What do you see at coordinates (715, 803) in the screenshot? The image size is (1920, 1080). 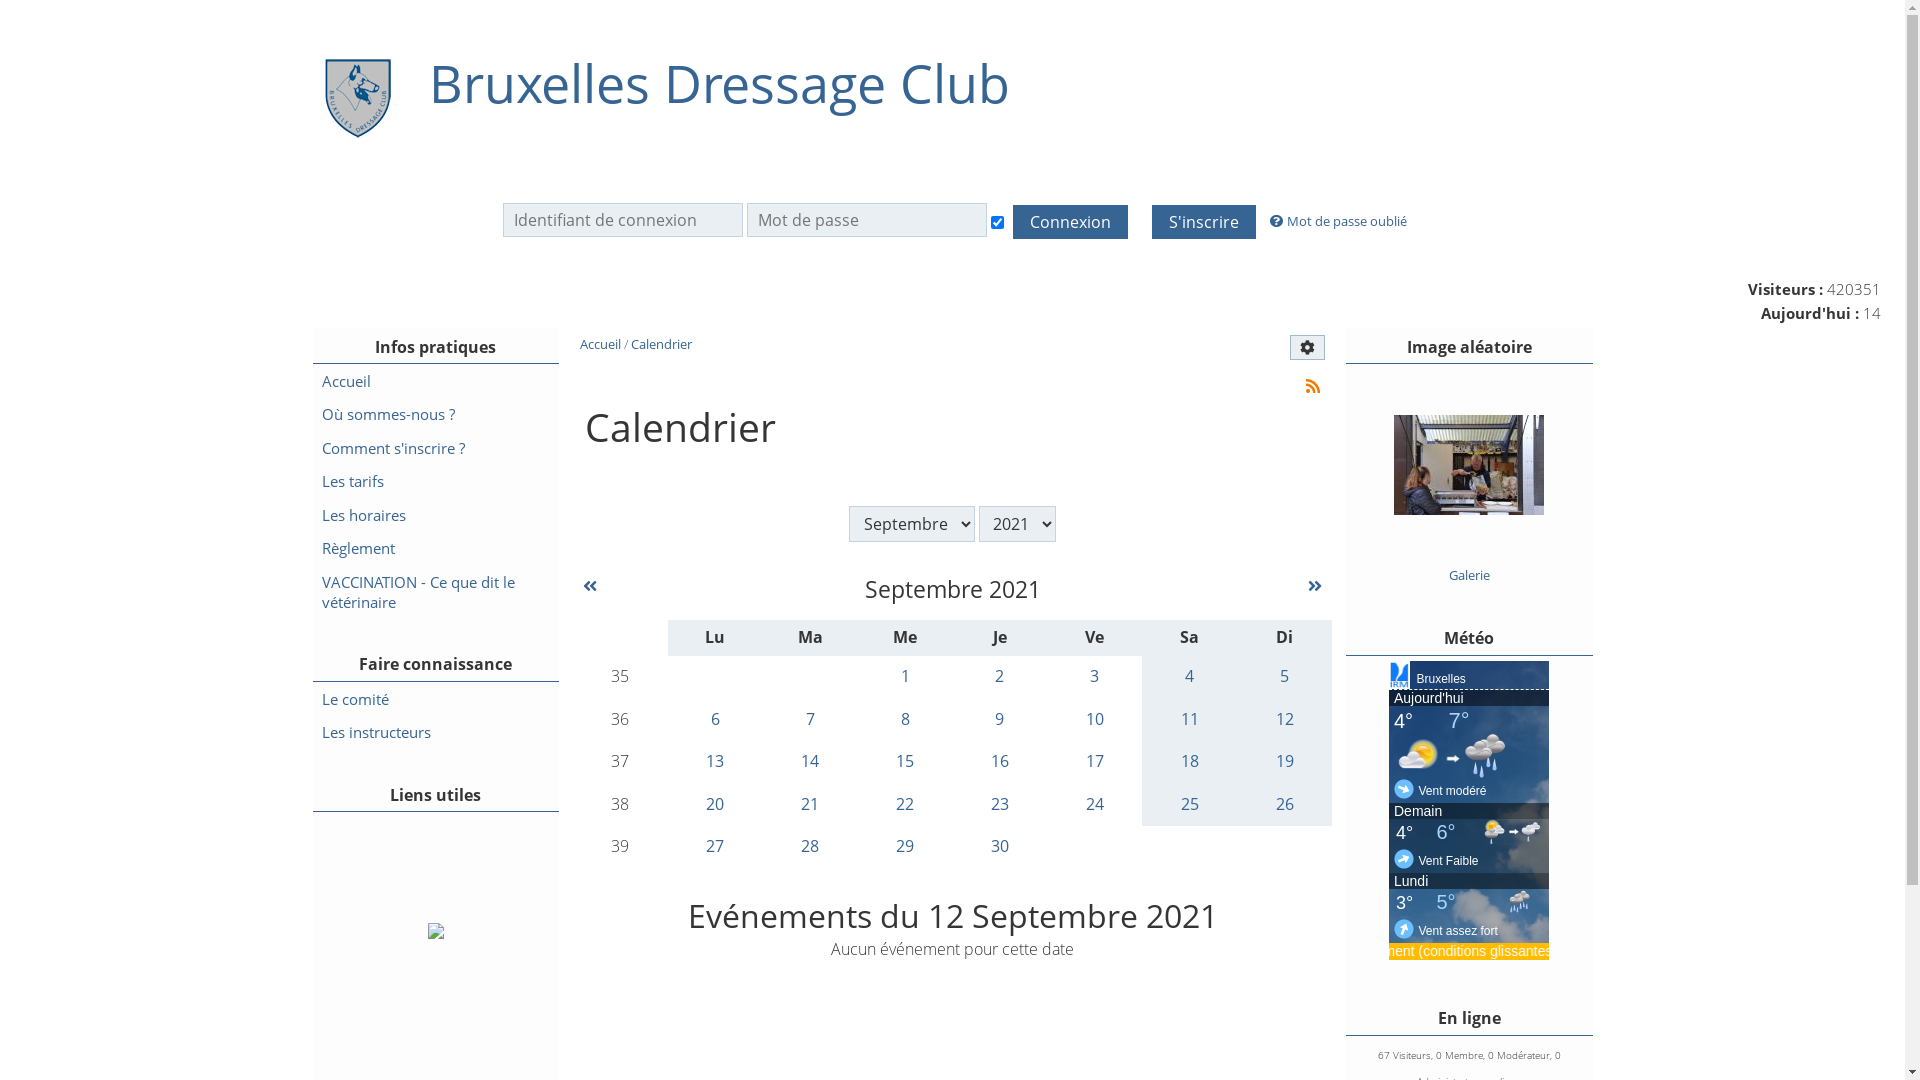 I see `'20'` at bounding box center [715, 803].